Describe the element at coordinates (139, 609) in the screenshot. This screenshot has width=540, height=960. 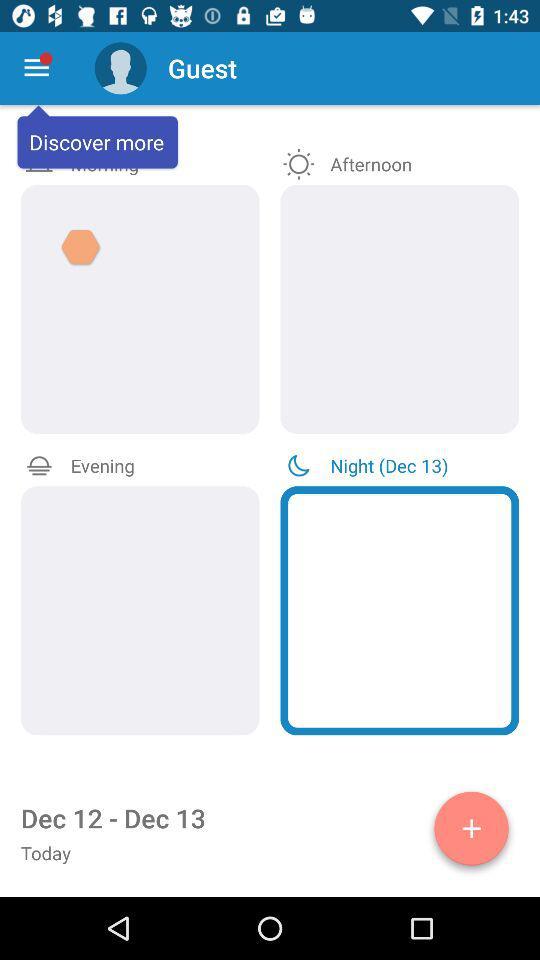
I see `evening medications` at that location.